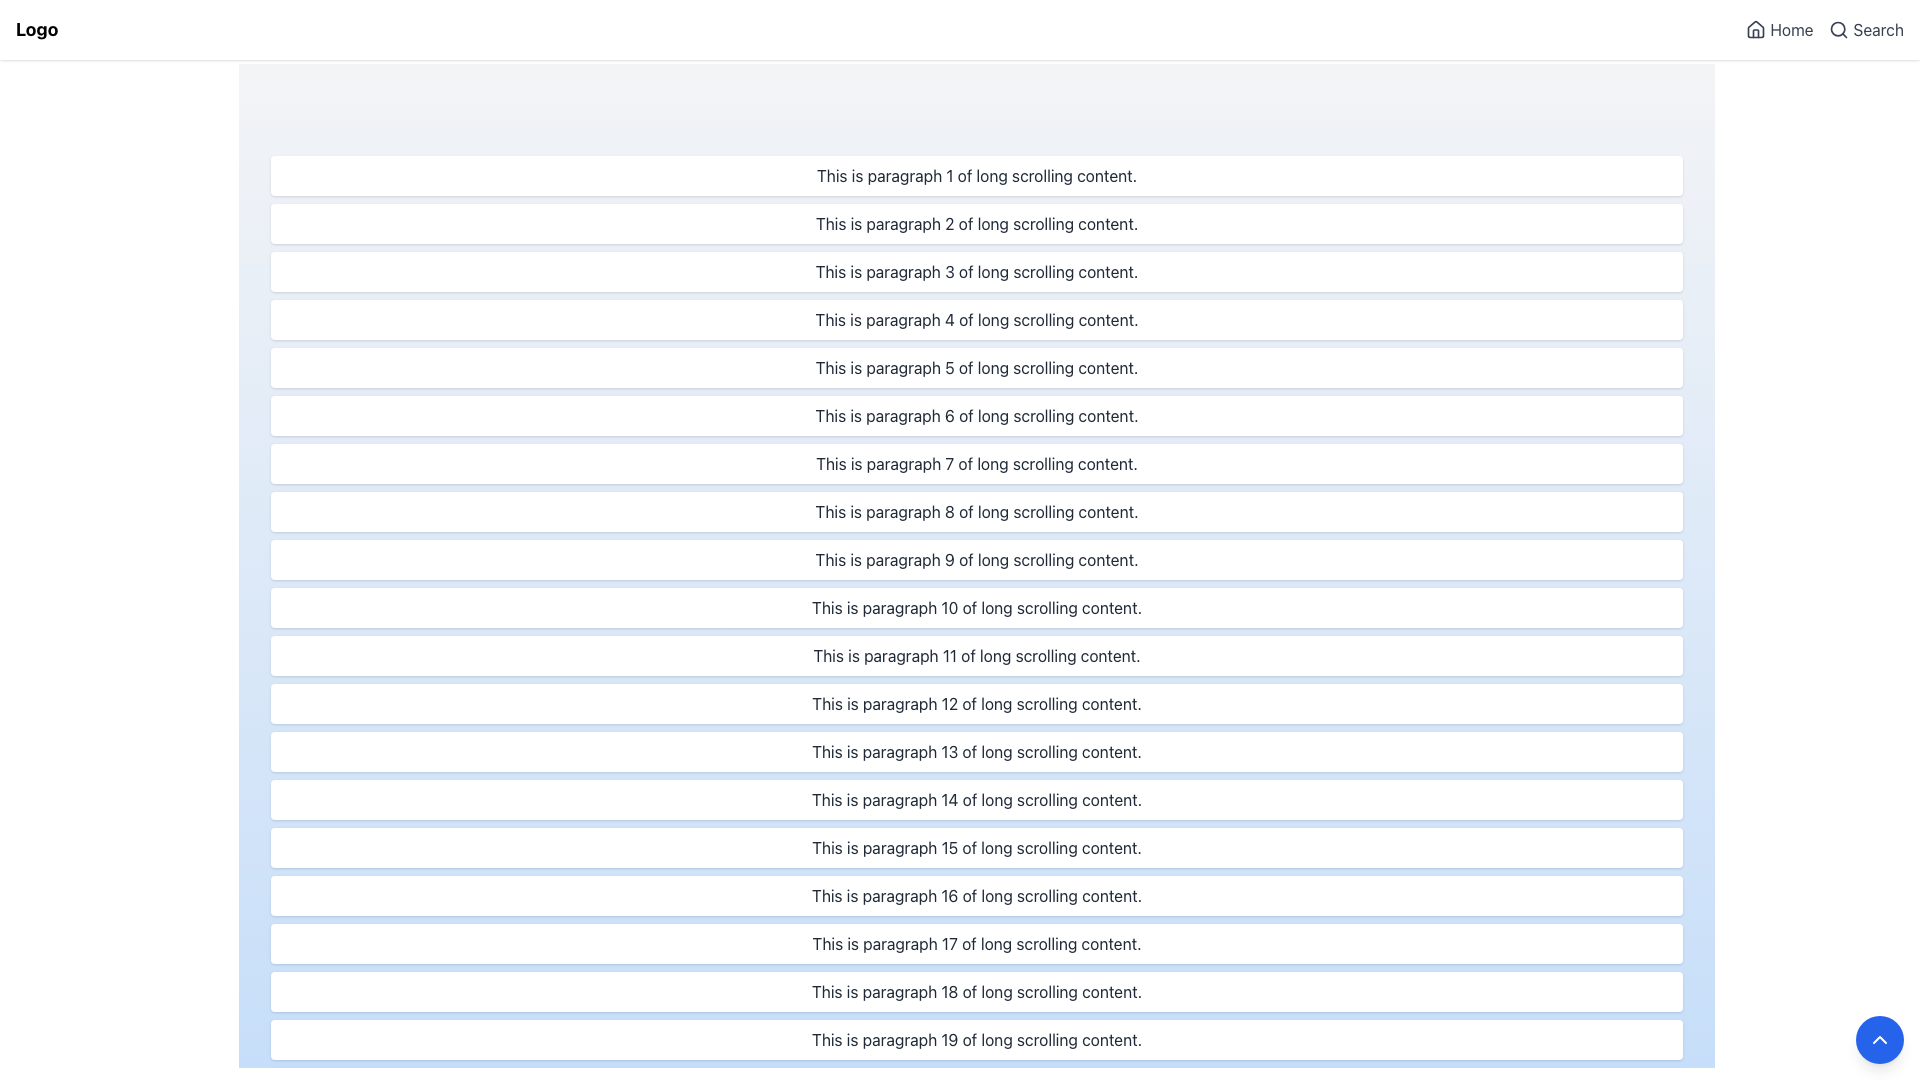  What do you see at coordinates (1879, 1039) in the screenshot?
I see `the circular button located at the bottom-right corner of the page, which has a blue background and a white arrow icon` at bounding box center [1879, 1039].